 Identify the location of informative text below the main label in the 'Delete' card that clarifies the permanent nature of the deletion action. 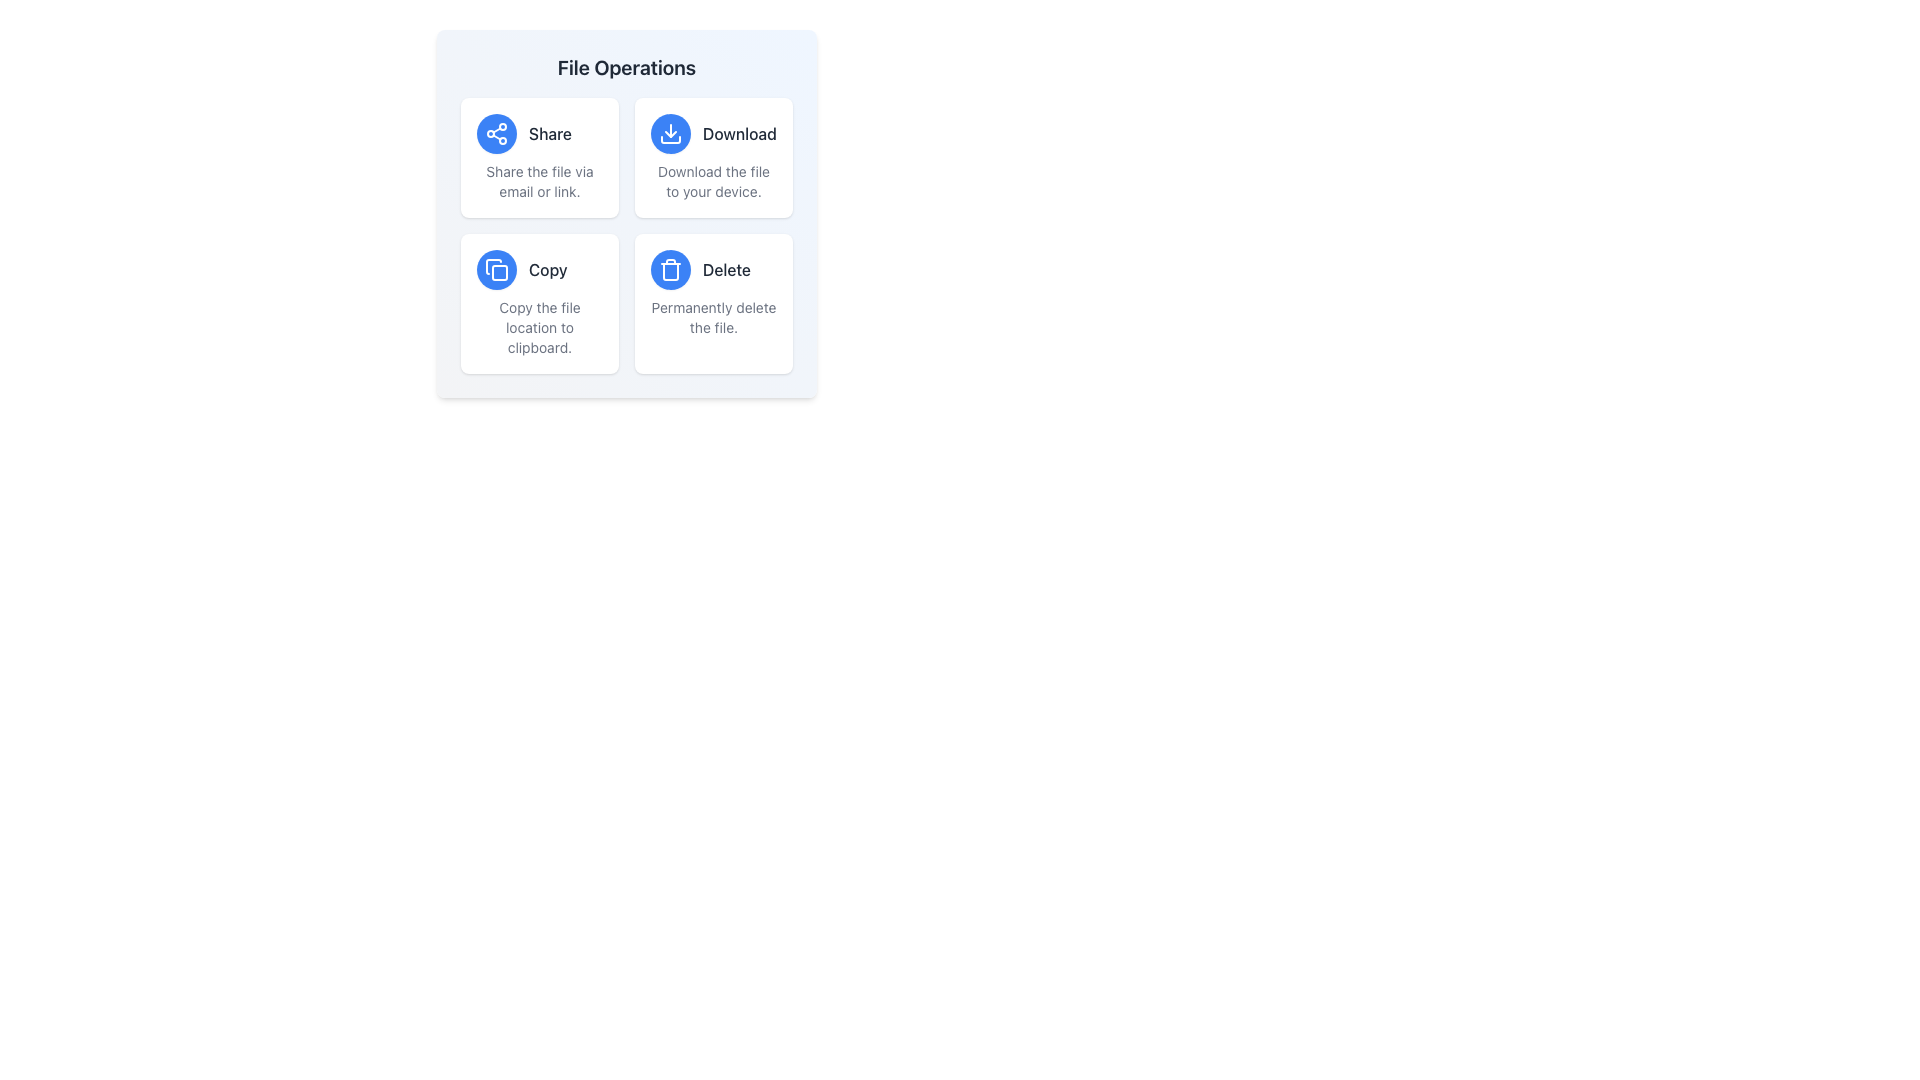
(714, 316).